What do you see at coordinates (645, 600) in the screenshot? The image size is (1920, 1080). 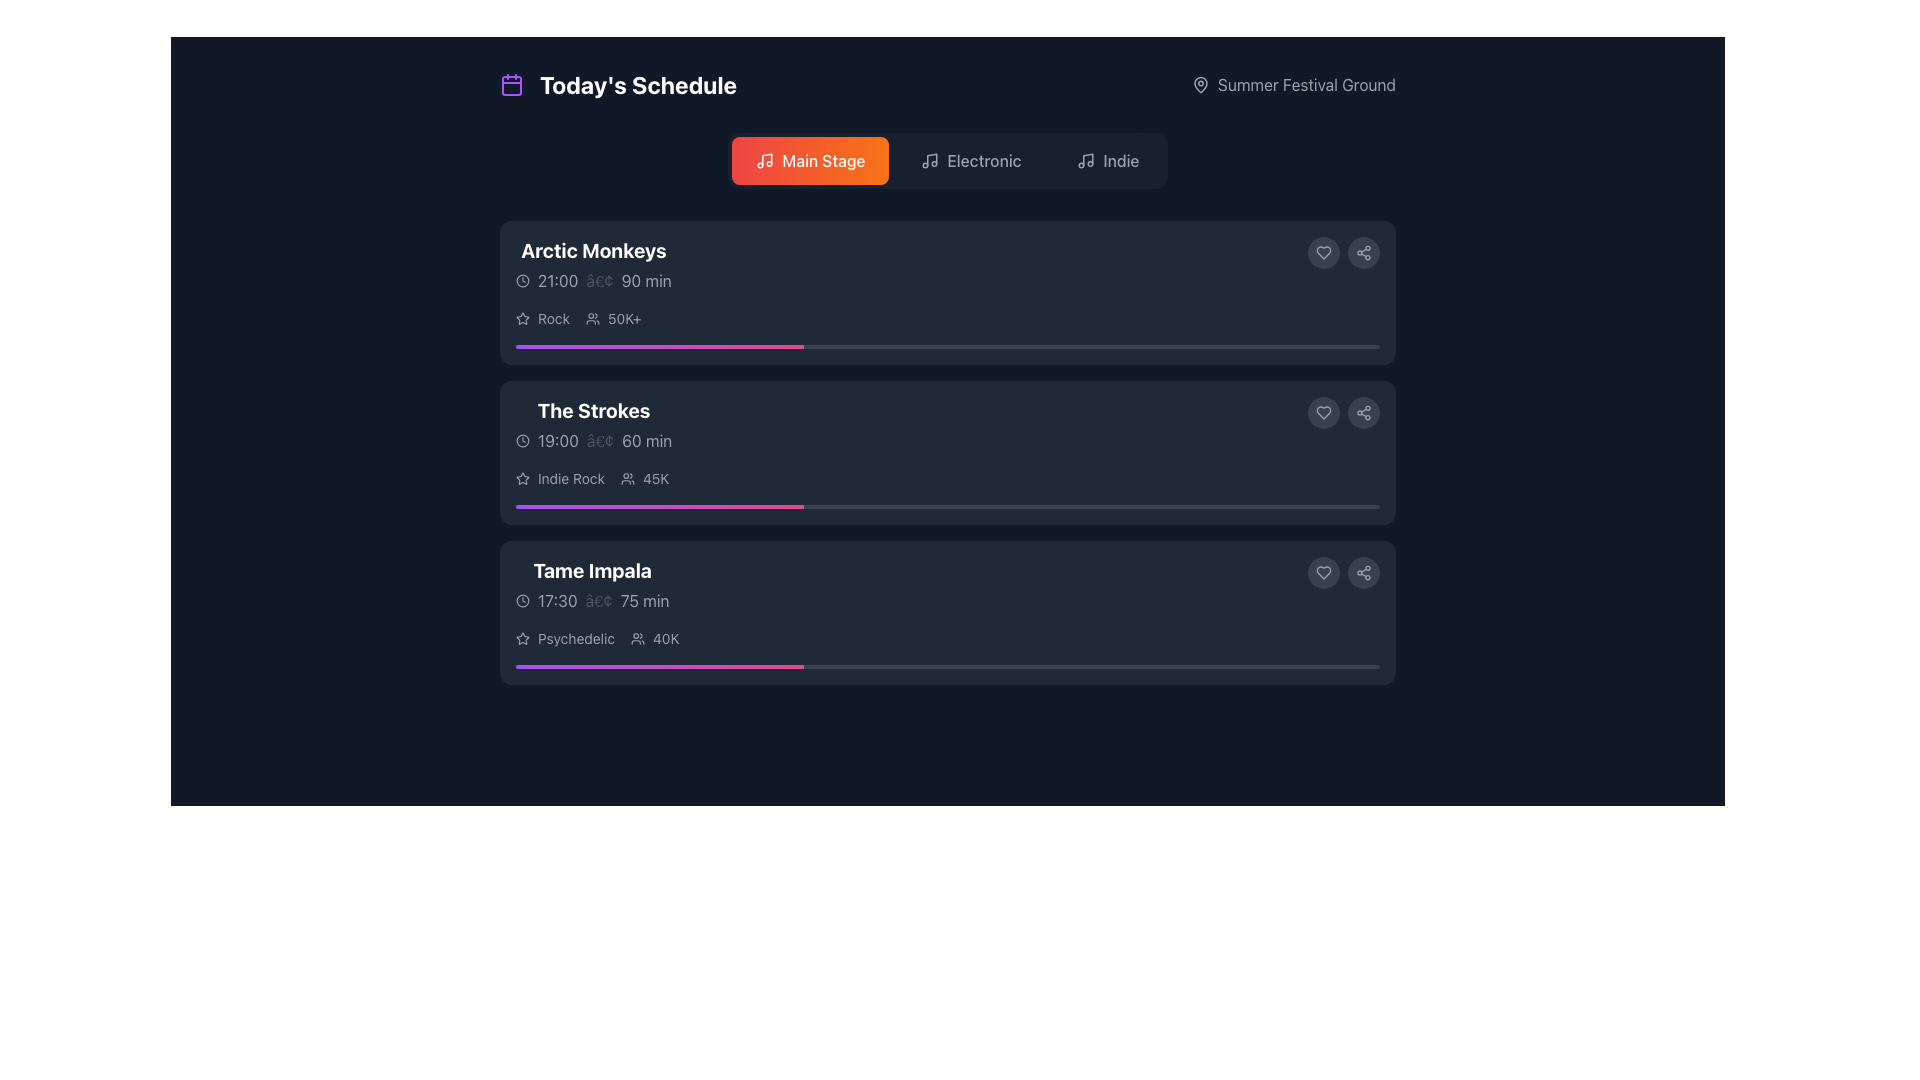 I see `the static text label indicating the duration of an event in minutes, located within the 'Tame Impala' block at the bottom right of its card` at bounding box center [645, 600].